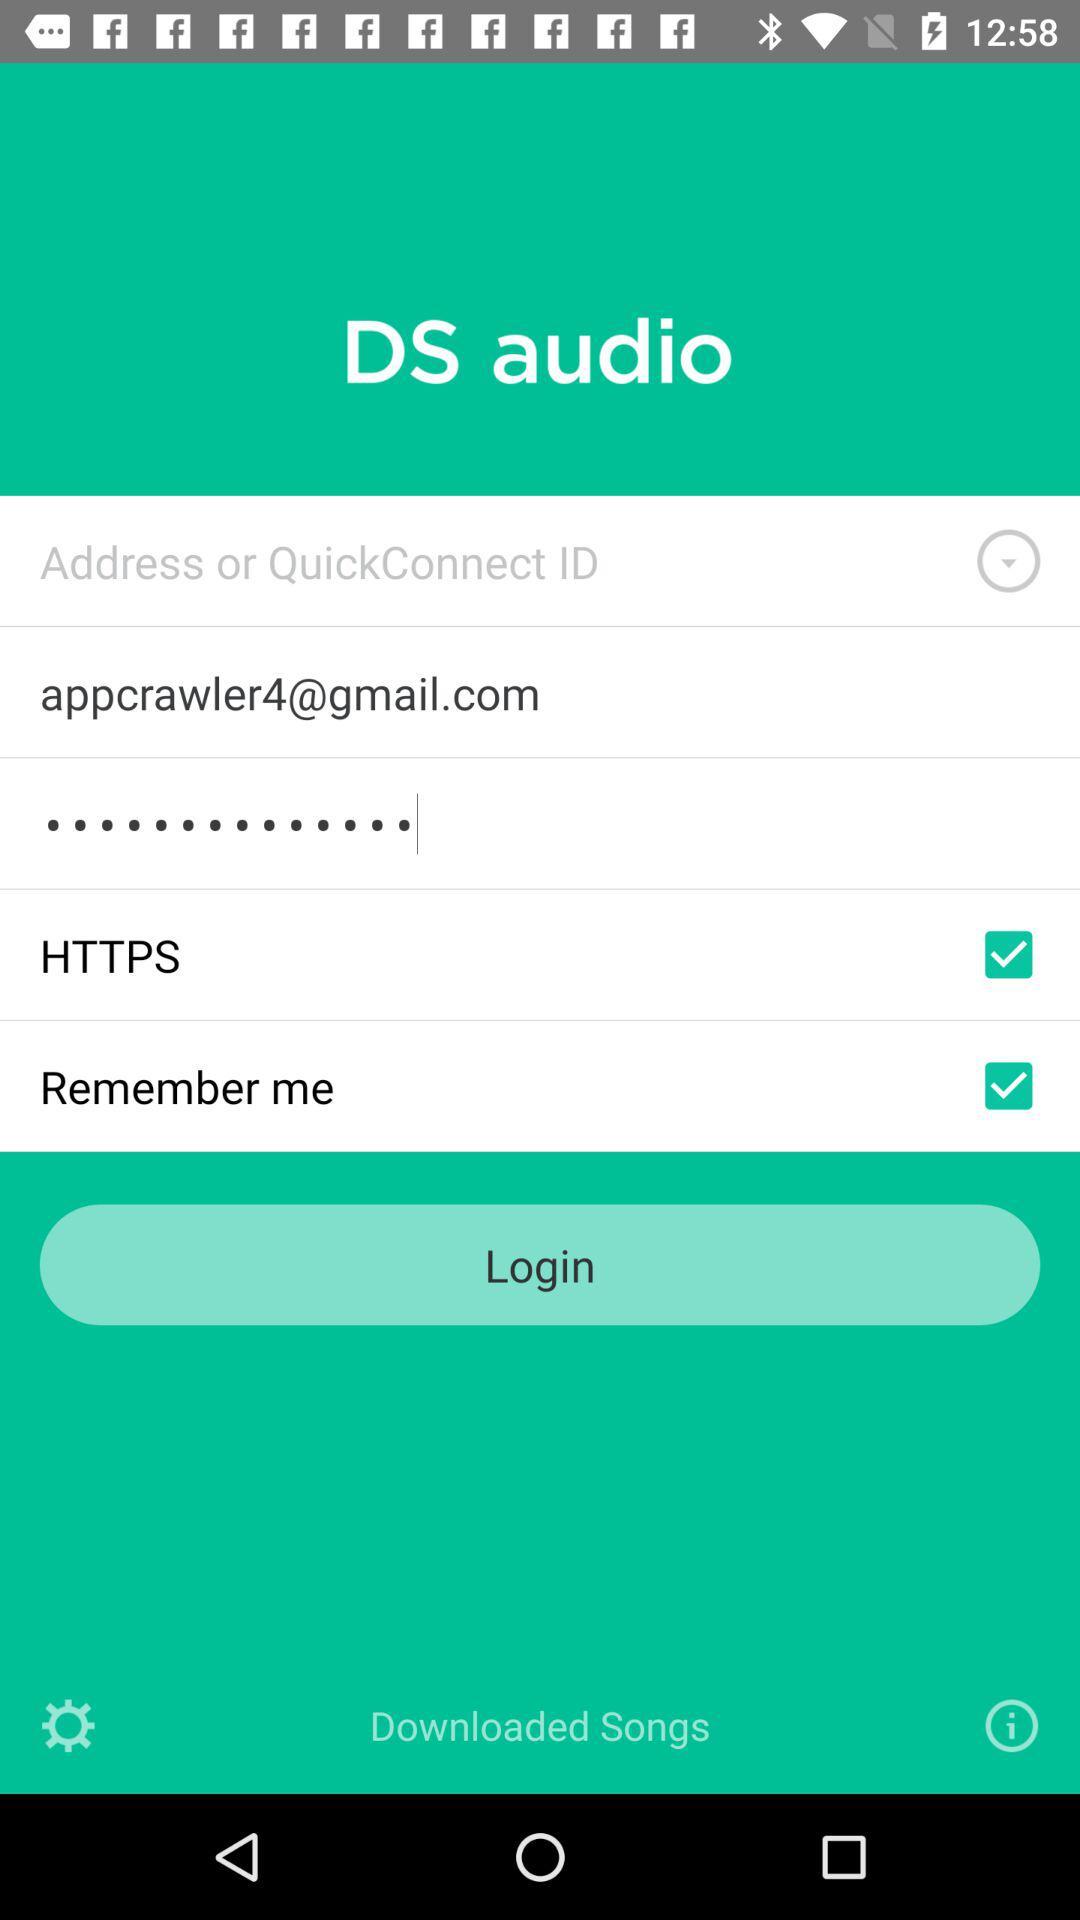 This screenshot has width=1080, height=1920. Describe the element at coordinates (1008, 560) in the screenshot. I see `list of addresses or ids` at that location.